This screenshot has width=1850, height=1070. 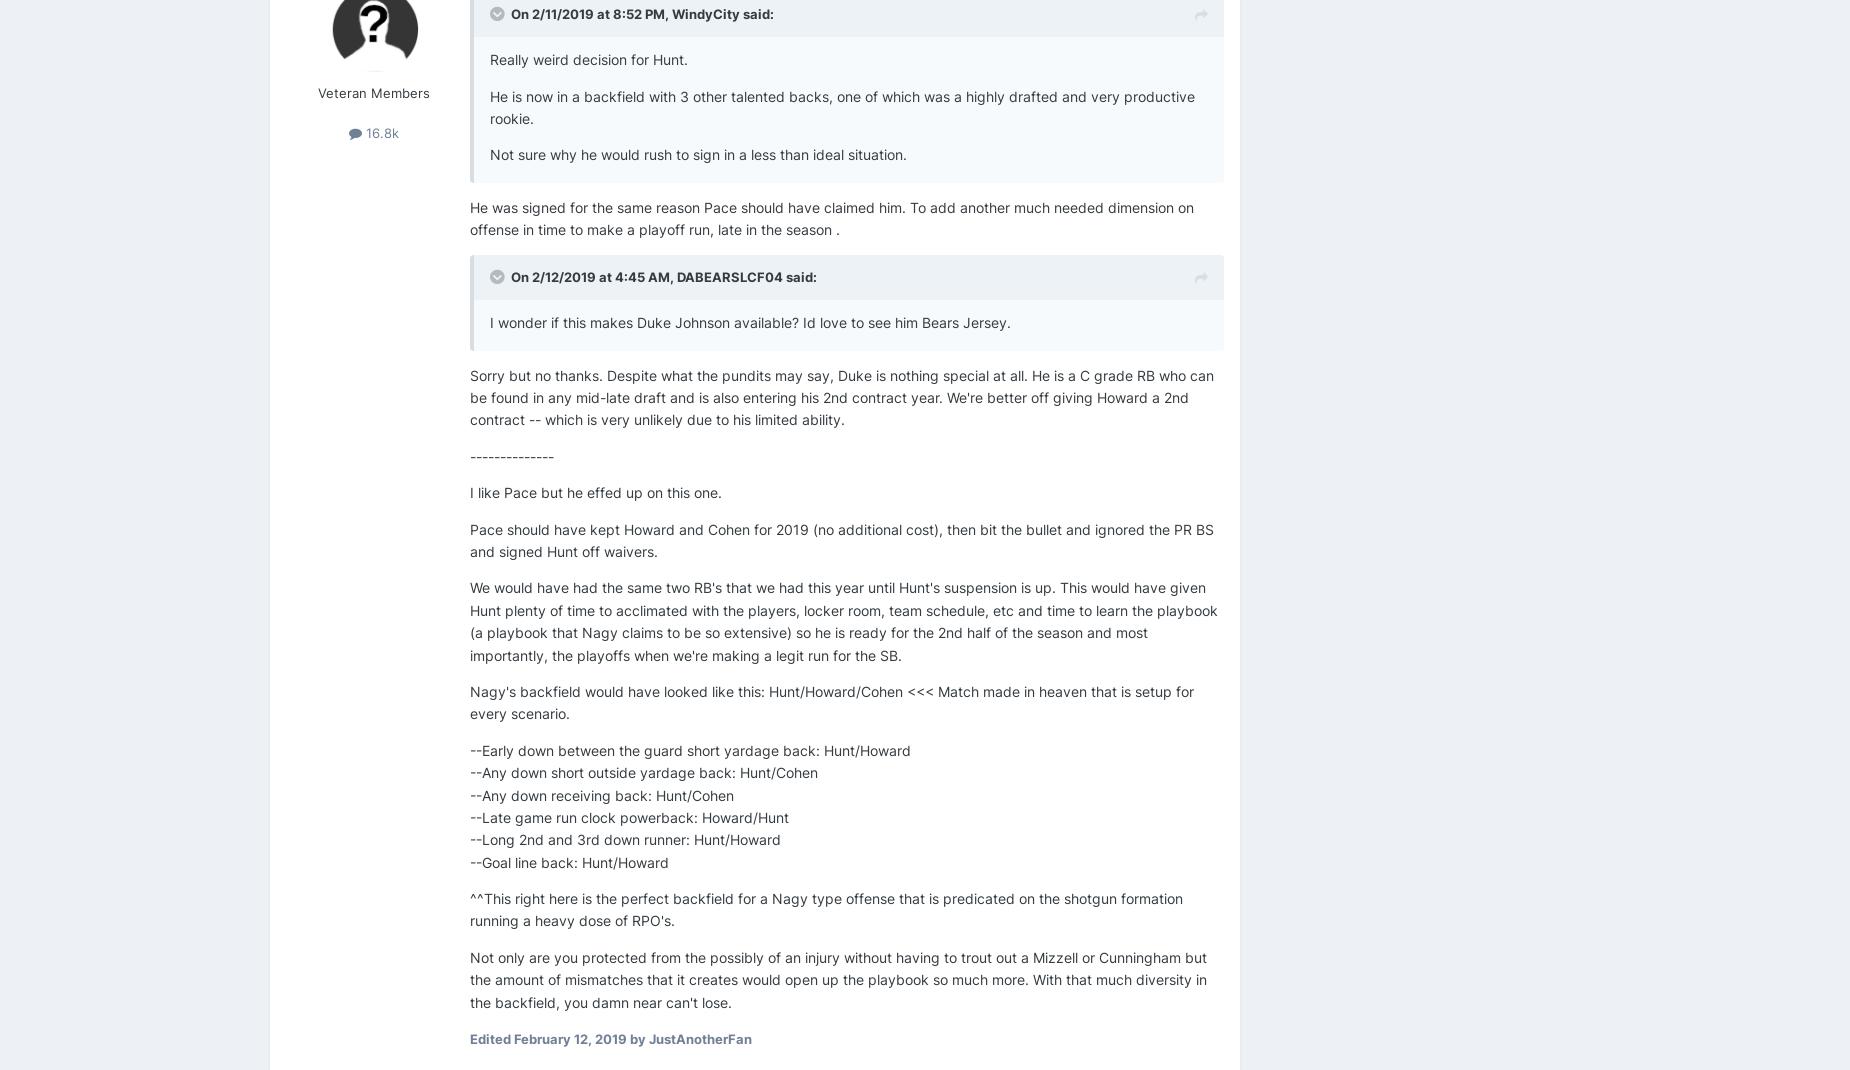 I want to click on '--Goal line back: Hunt/Howard', so click(x=569, y=861).